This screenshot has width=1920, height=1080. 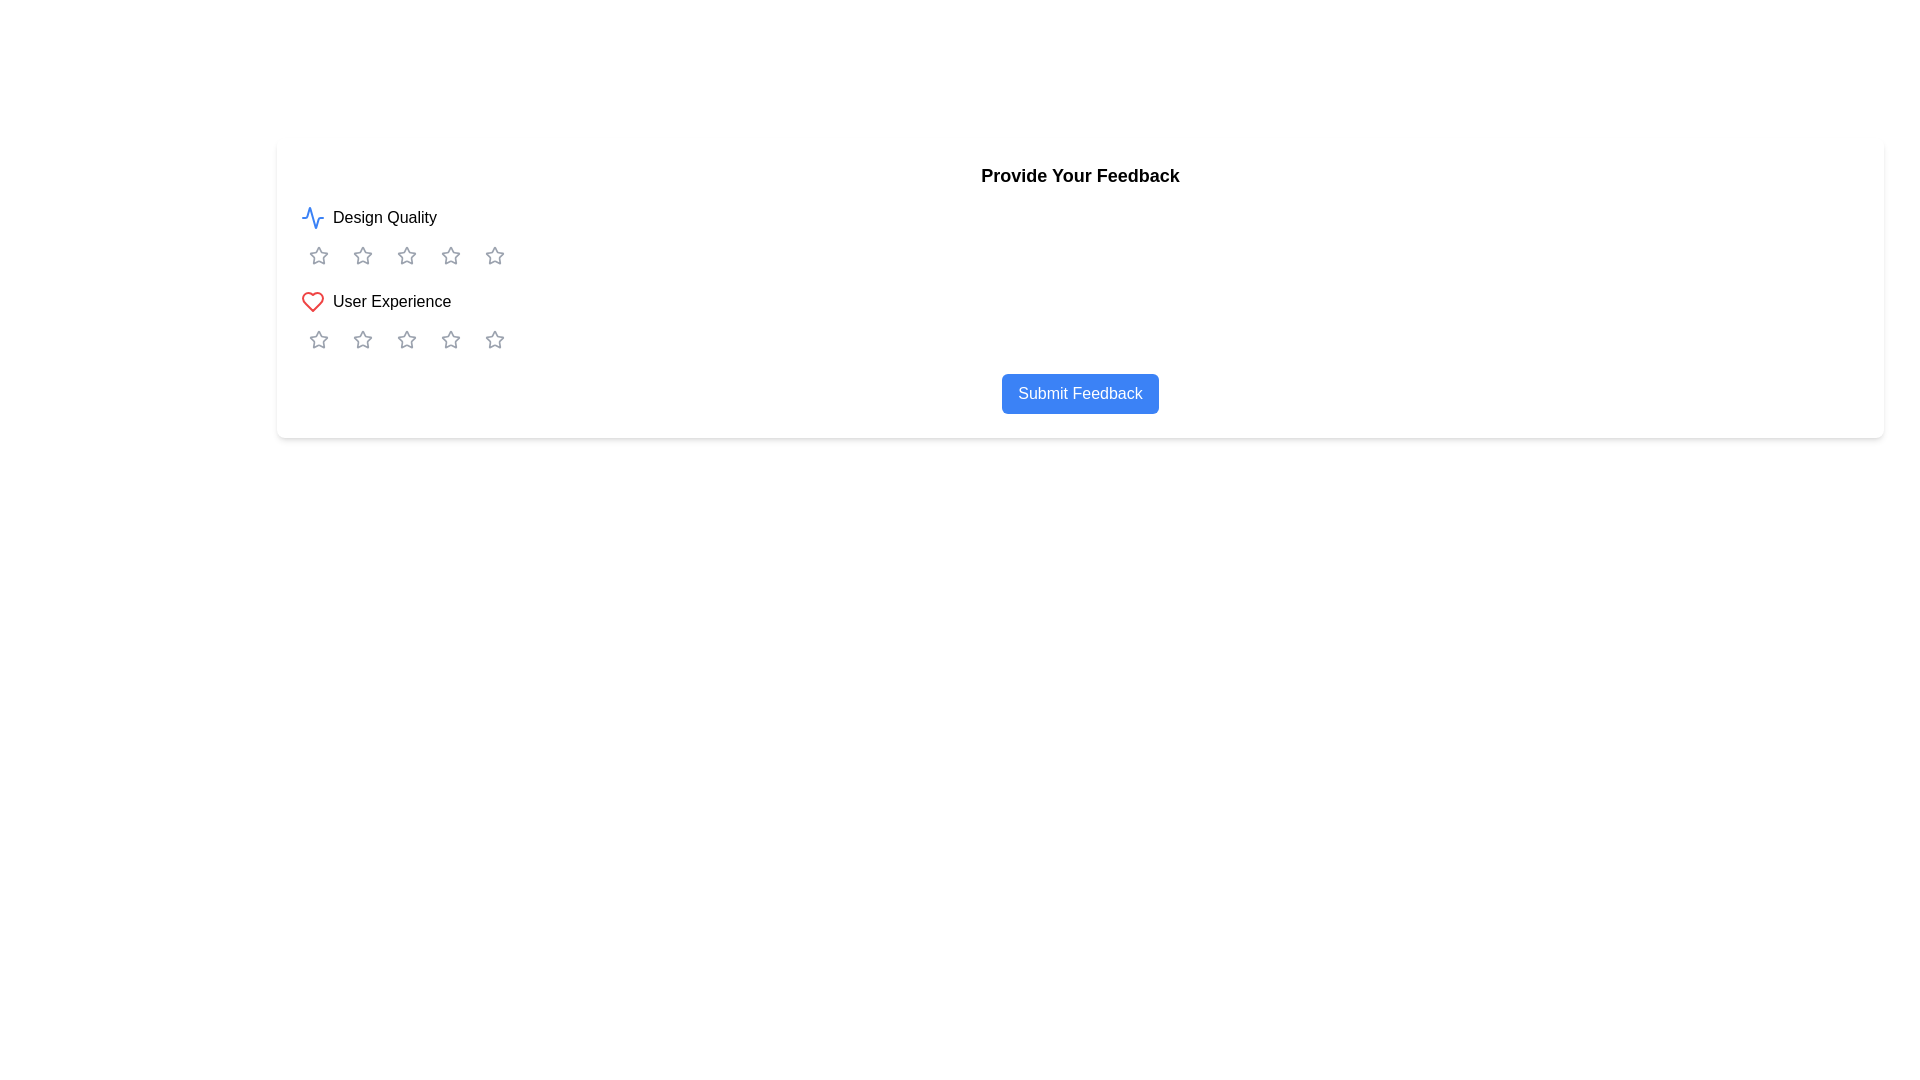 I want to click on the third star icon in the rating stars section for 'Design Quality', so click(x=406, y=254).